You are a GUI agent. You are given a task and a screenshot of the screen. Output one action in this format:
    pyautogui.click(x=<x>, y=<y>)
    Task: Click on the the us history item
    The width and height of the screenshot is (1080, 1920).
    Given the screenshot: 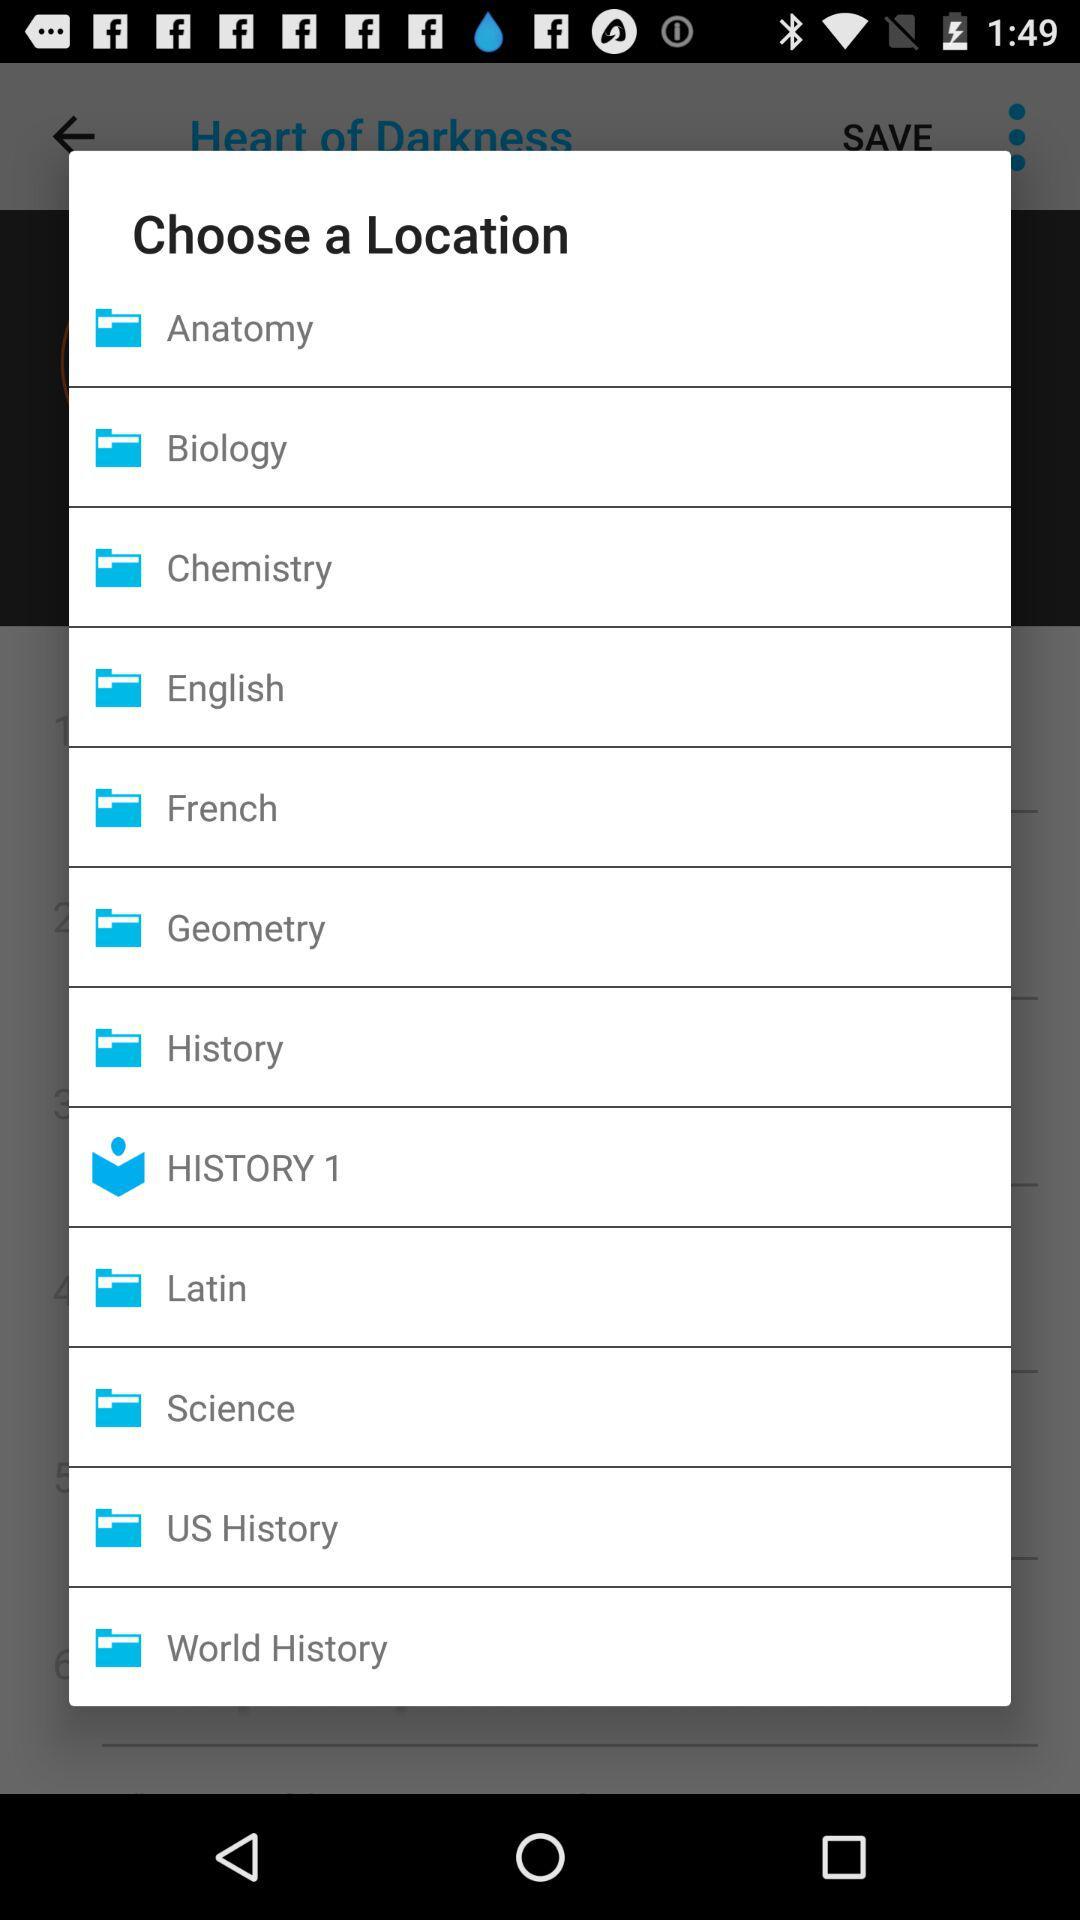 What is the action you would take?
    pyautogui.click(x=587, y=1525)
    